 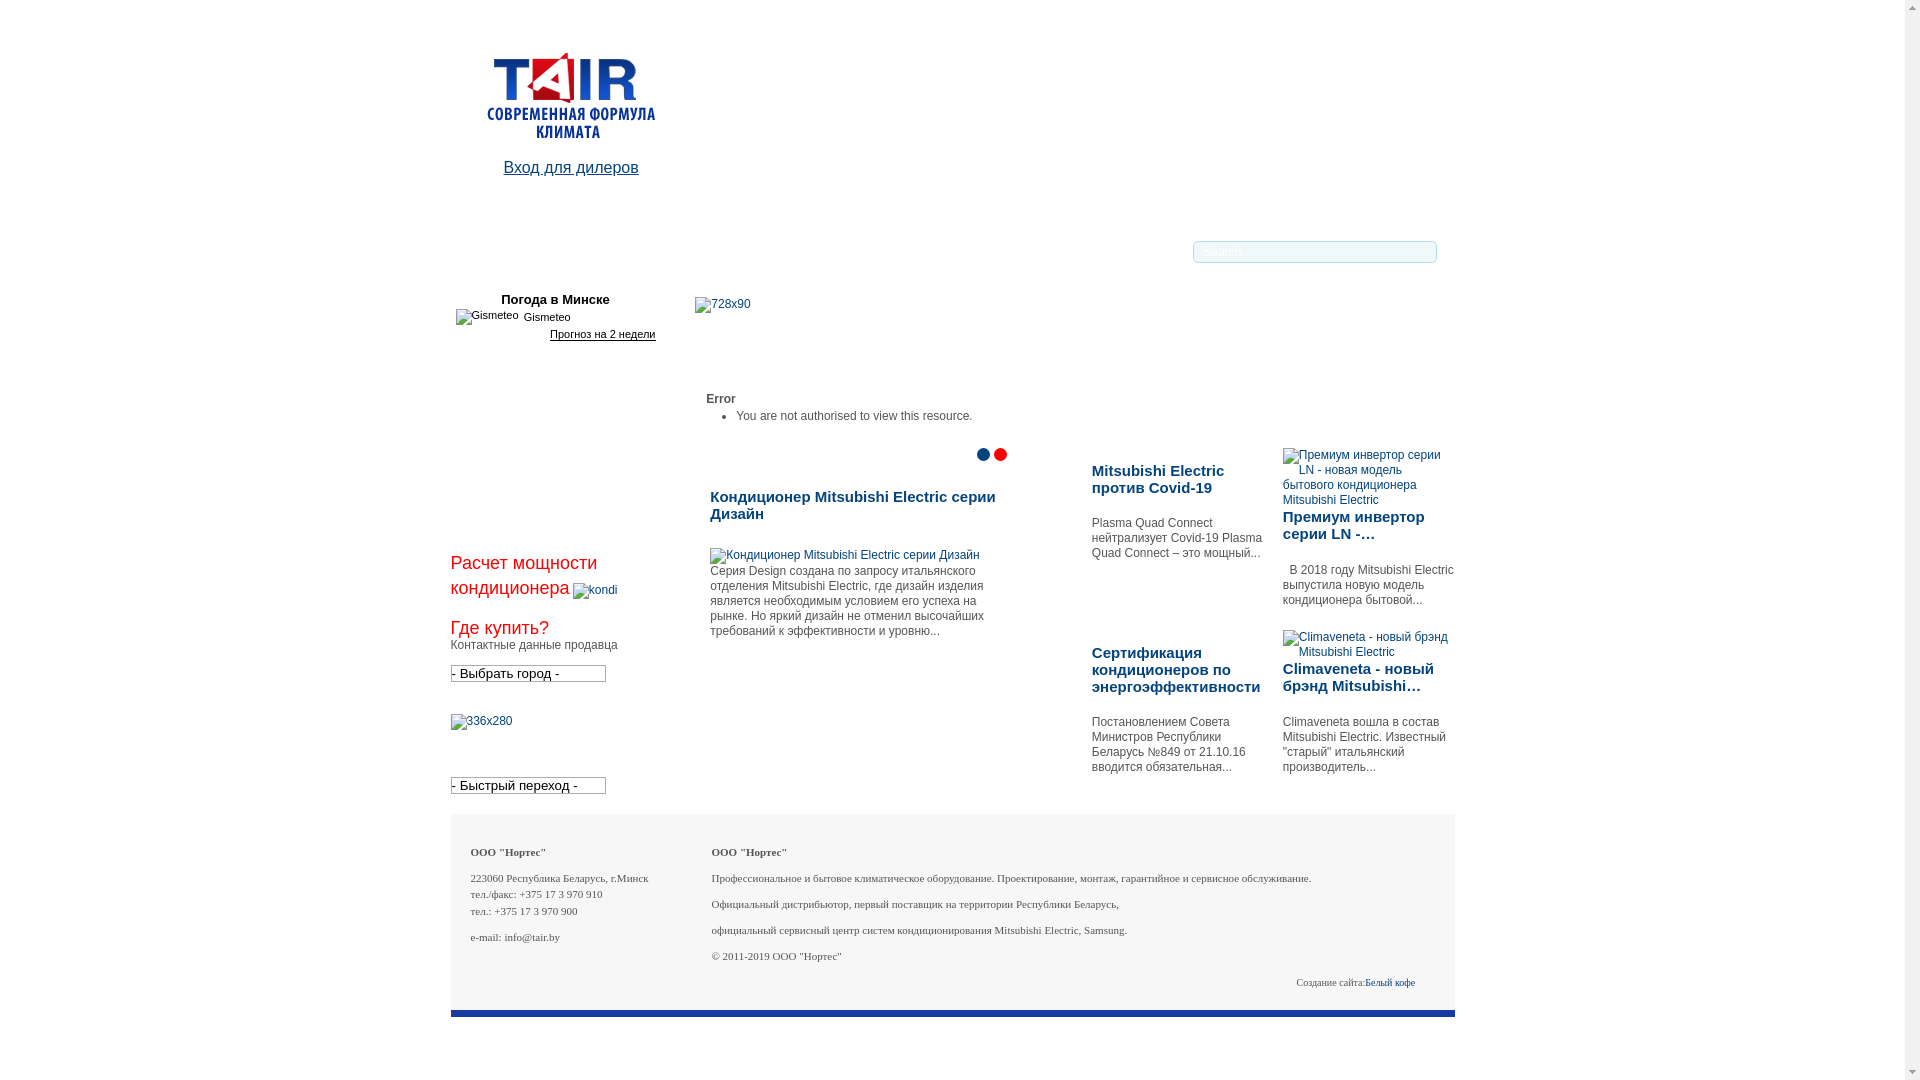 I want to click on 'Gismeteo', so click(x=487, y=315).